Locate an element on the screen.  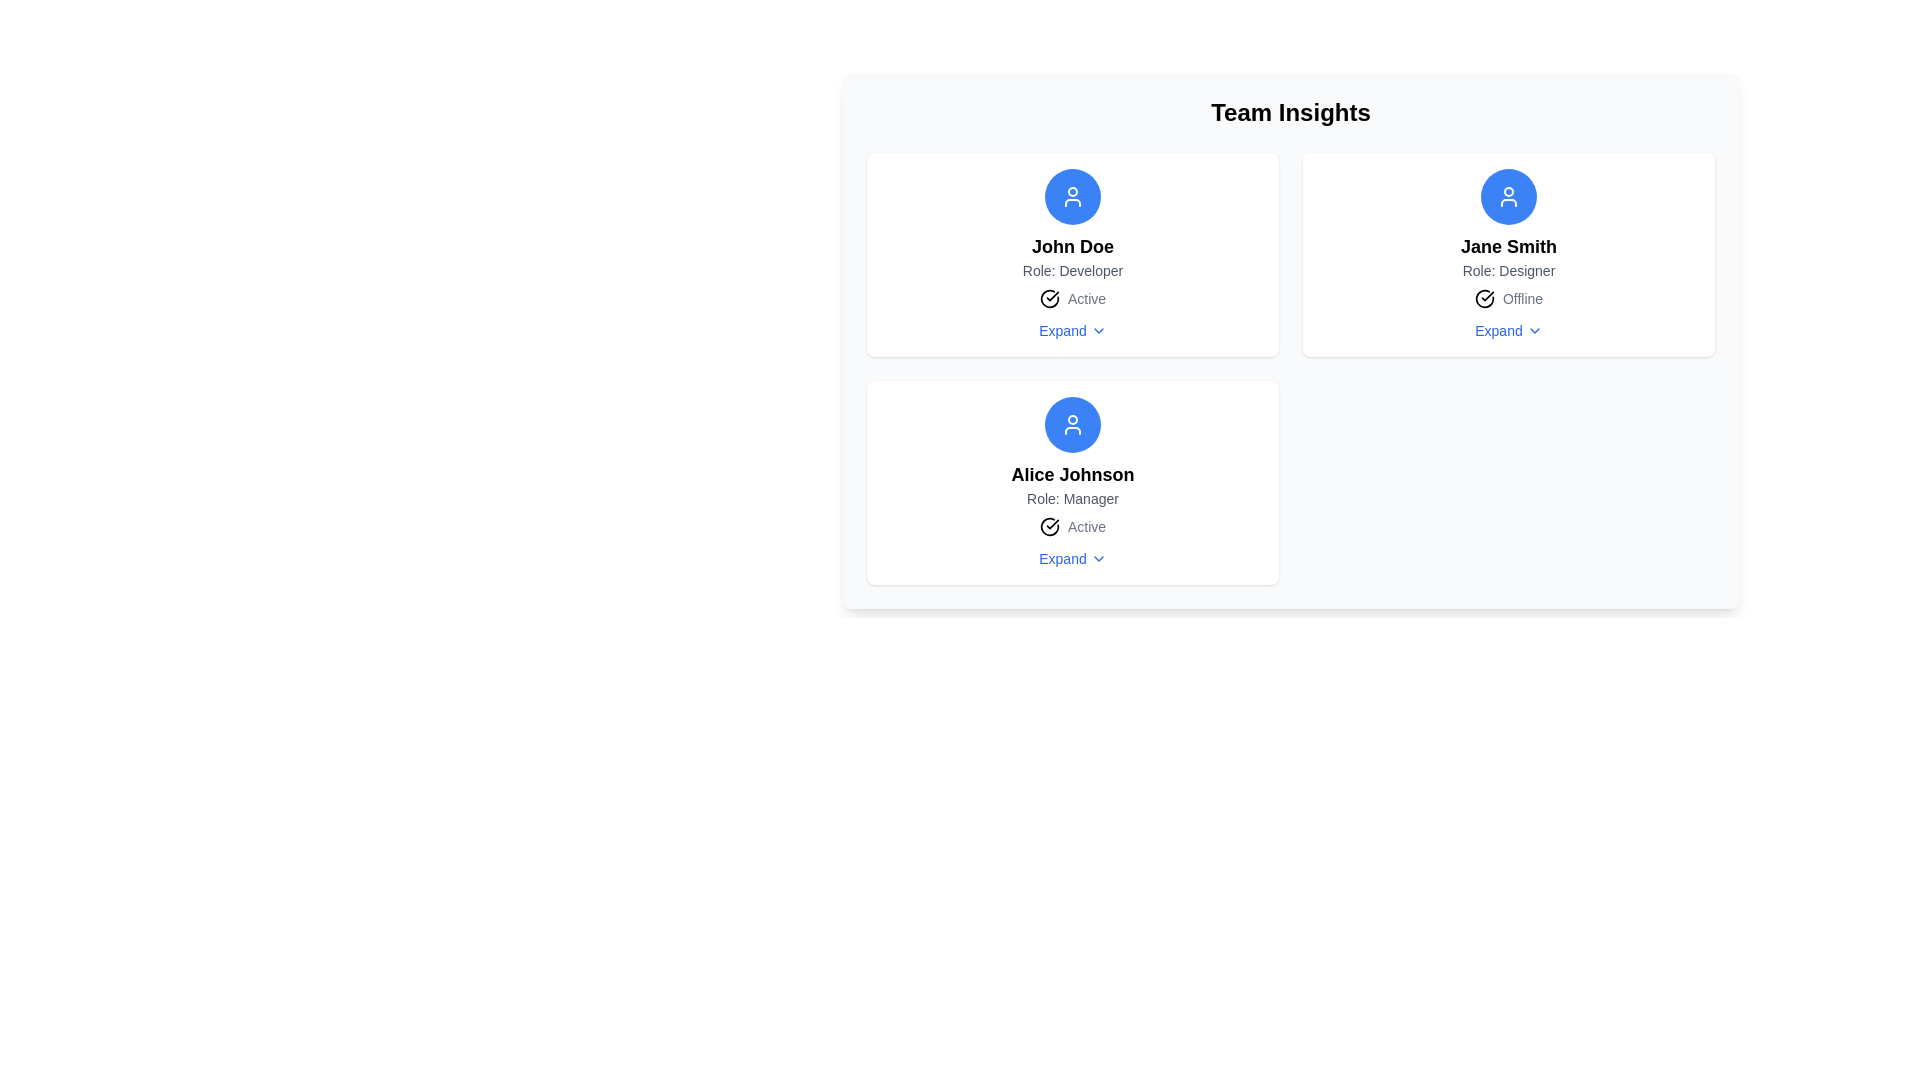
the text label displaying 'Role: Manager', which is styled in a smaller font size and gray color, located under the name label 'Alice Johnson' and above the 'Active' status indicator is located at coordinates (1072, 497).